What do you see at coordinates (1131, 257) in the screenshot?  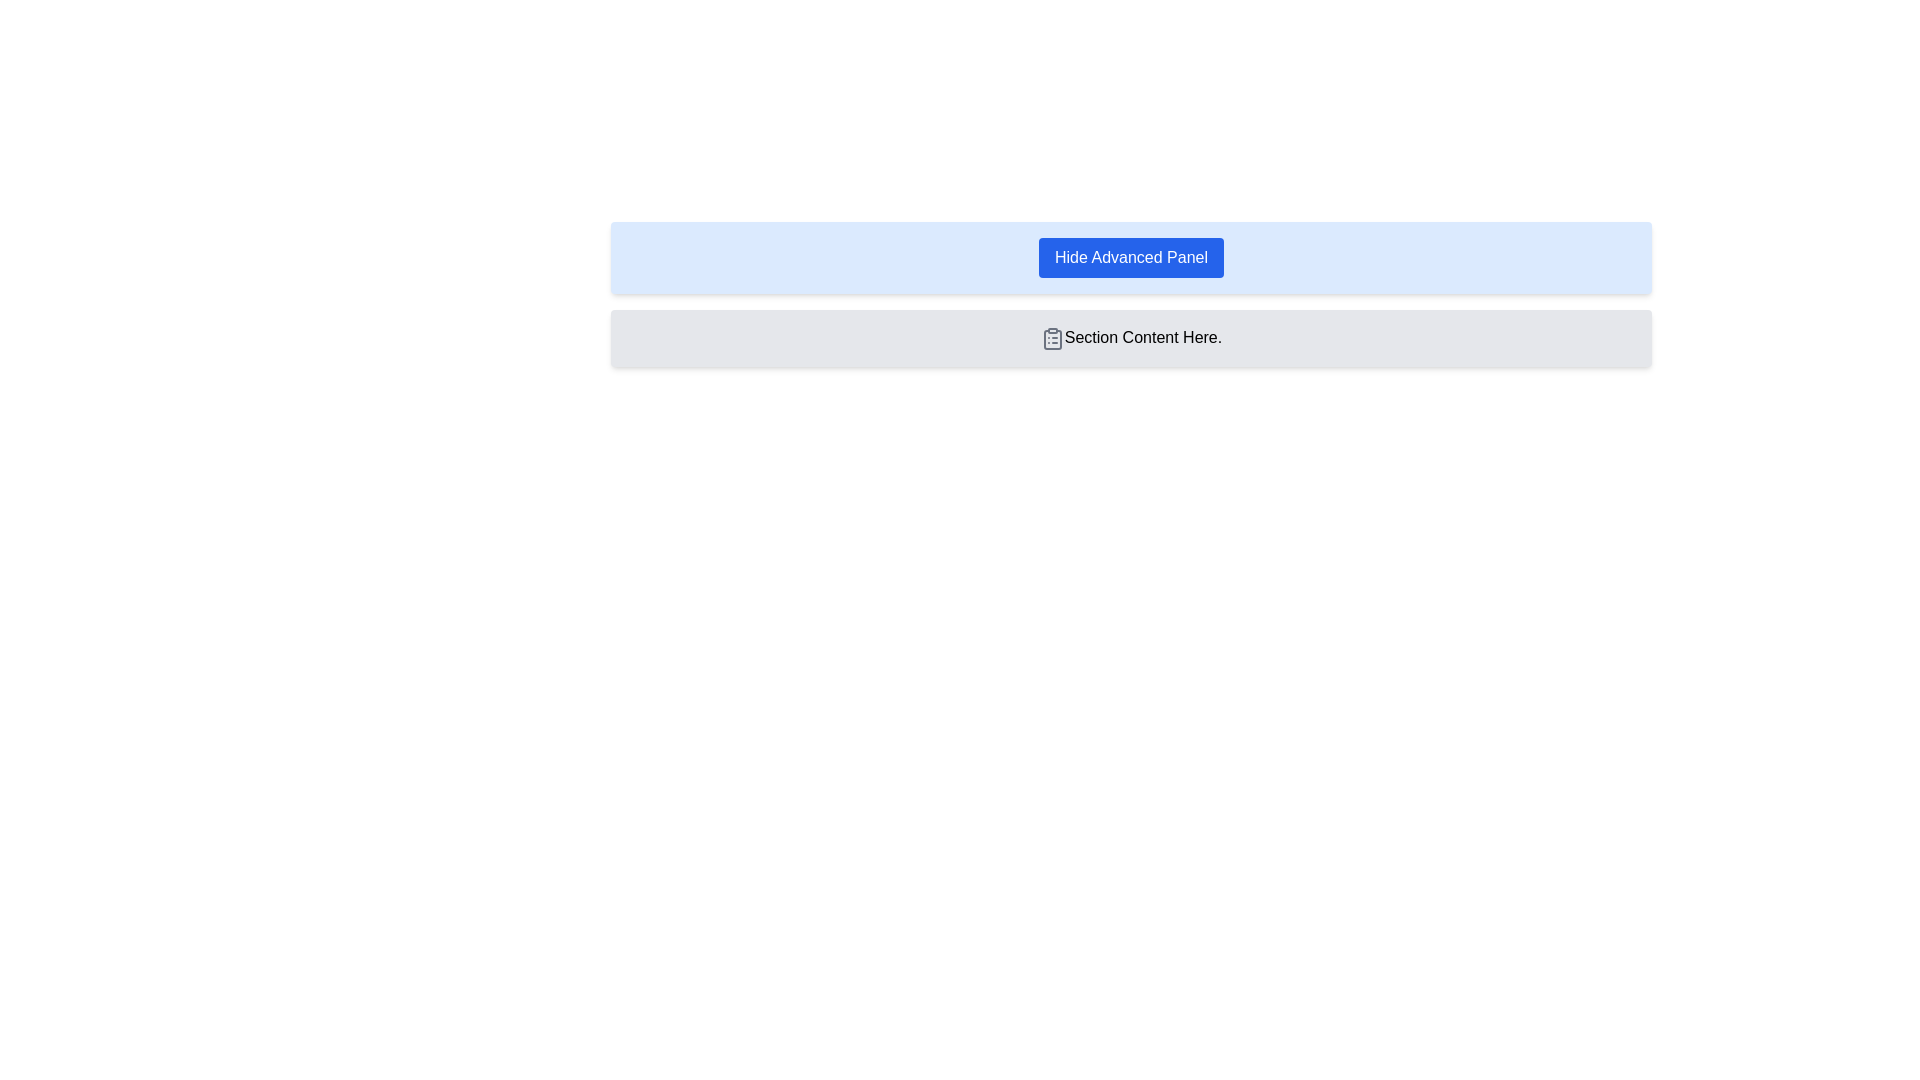 I see `the Decorative Panel with a light blue background that contains the text 'Hide Advanced Panel' centered within it, located at the top of the section above the gray box labeled 'Section Content Here'` at bounding box center [1131, 257].